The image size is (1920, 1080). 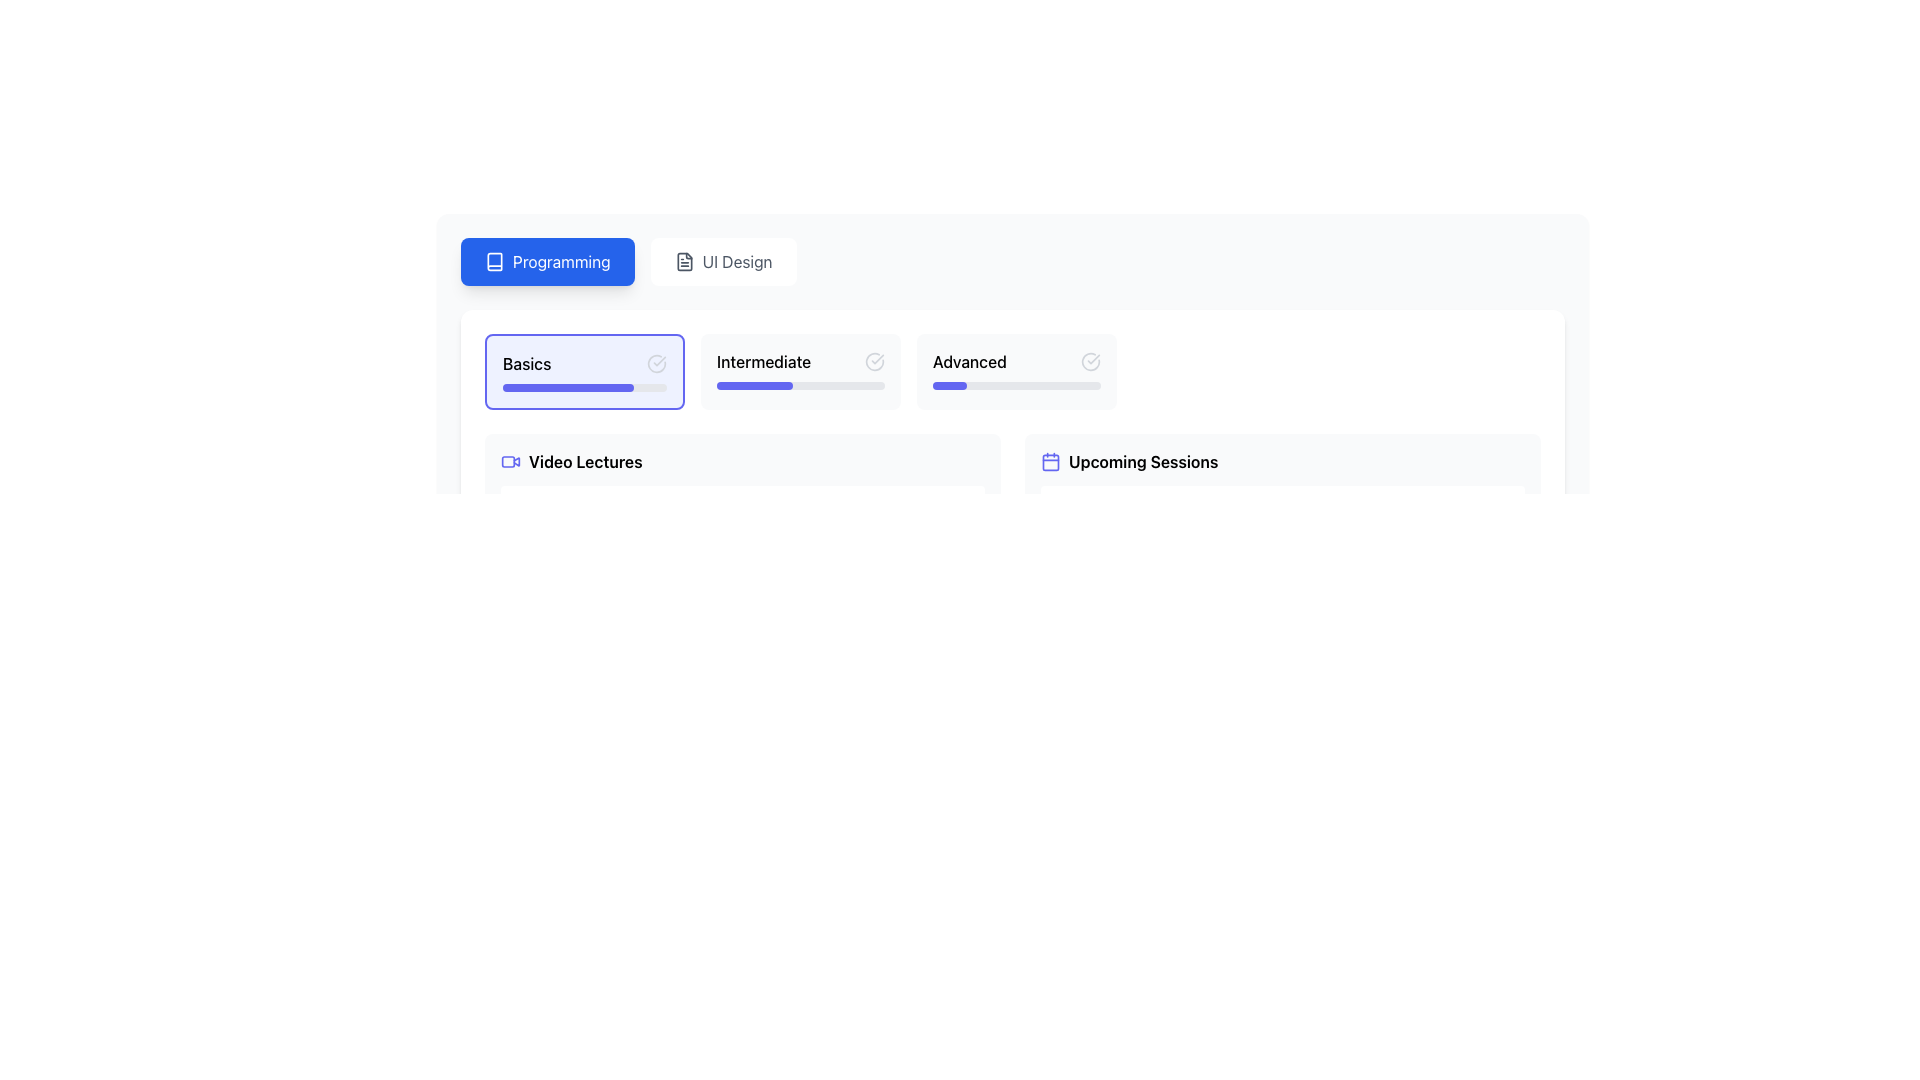 I want to click on the open book icon located at the leftmost part of the Programming tab button, which is in the top-left corner of the interface, so click(x=494, y=261).